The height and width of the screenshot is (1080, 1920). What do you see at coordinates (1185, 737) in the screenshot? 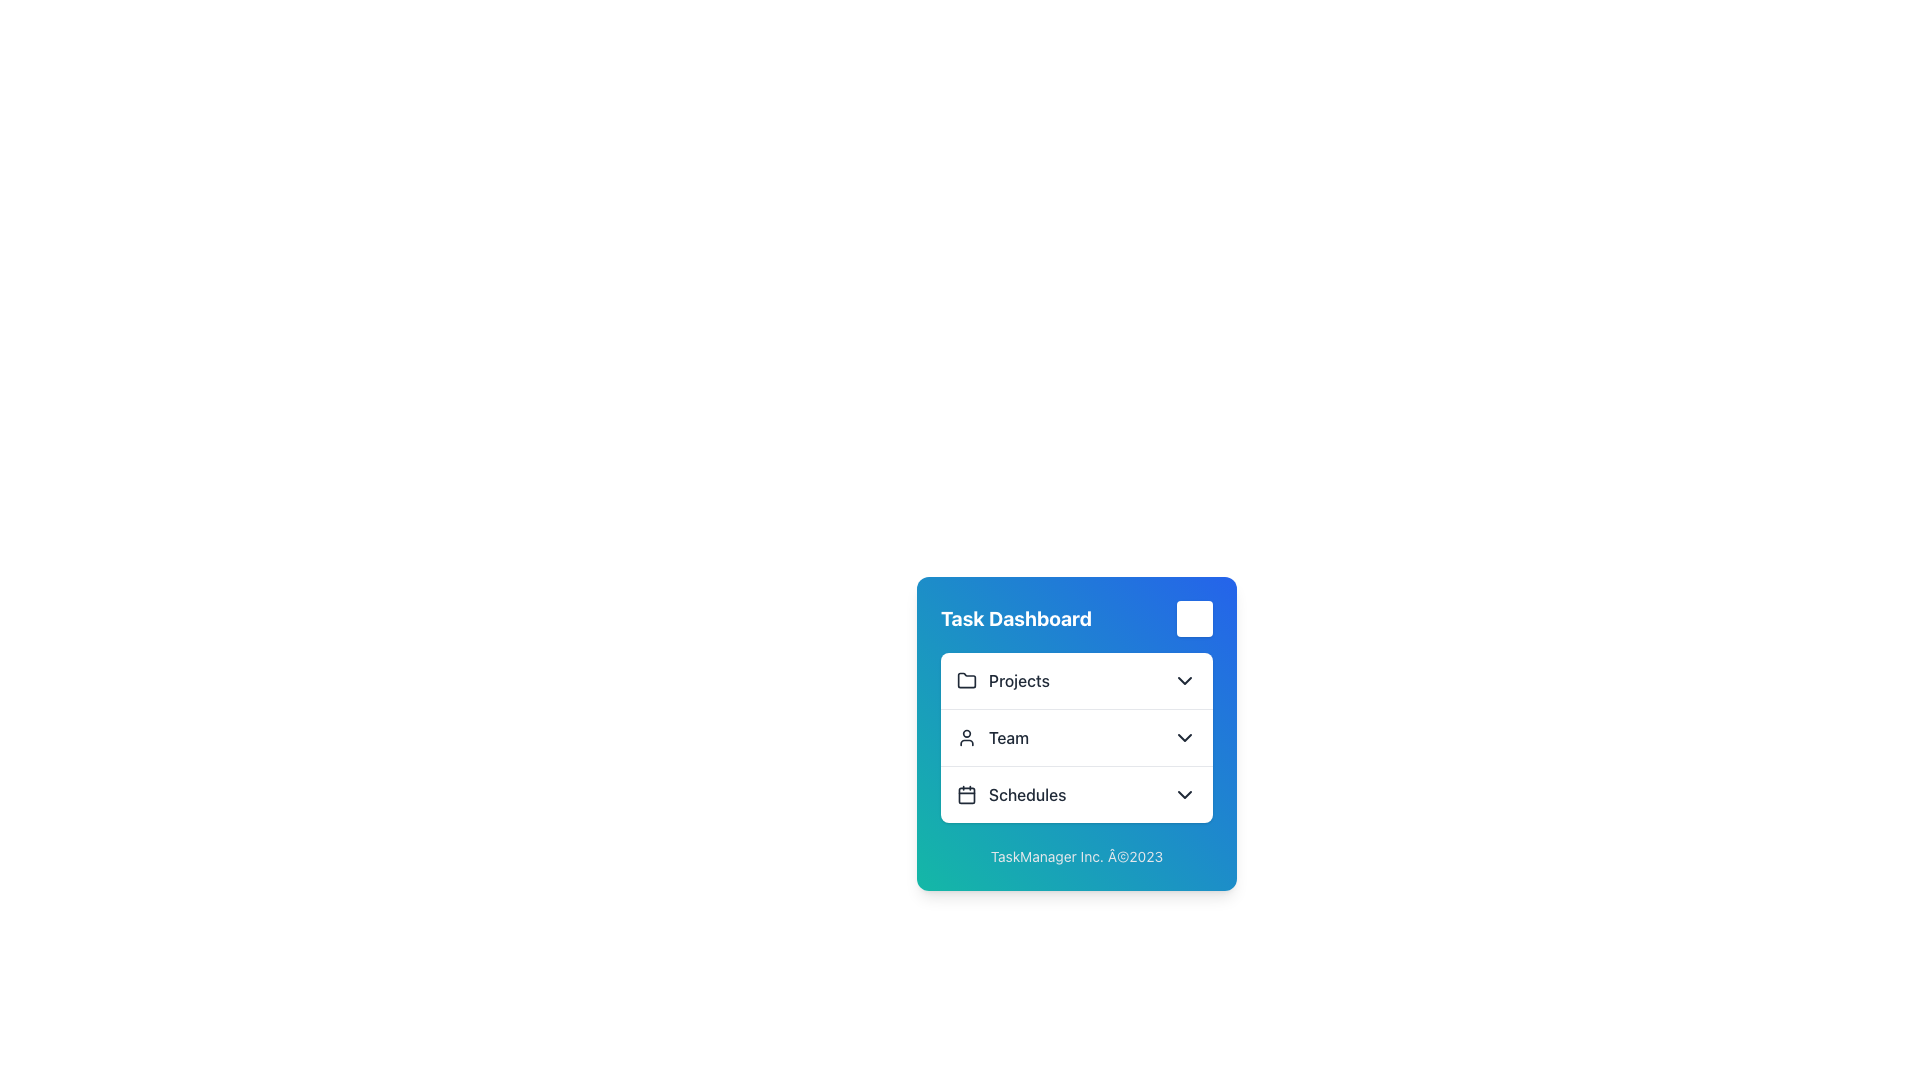
I see `the Dropdown Indicator Icon located to the right of the 'Team' entry to potentially reveal a tooltip` at bounding box center [1185, 737].